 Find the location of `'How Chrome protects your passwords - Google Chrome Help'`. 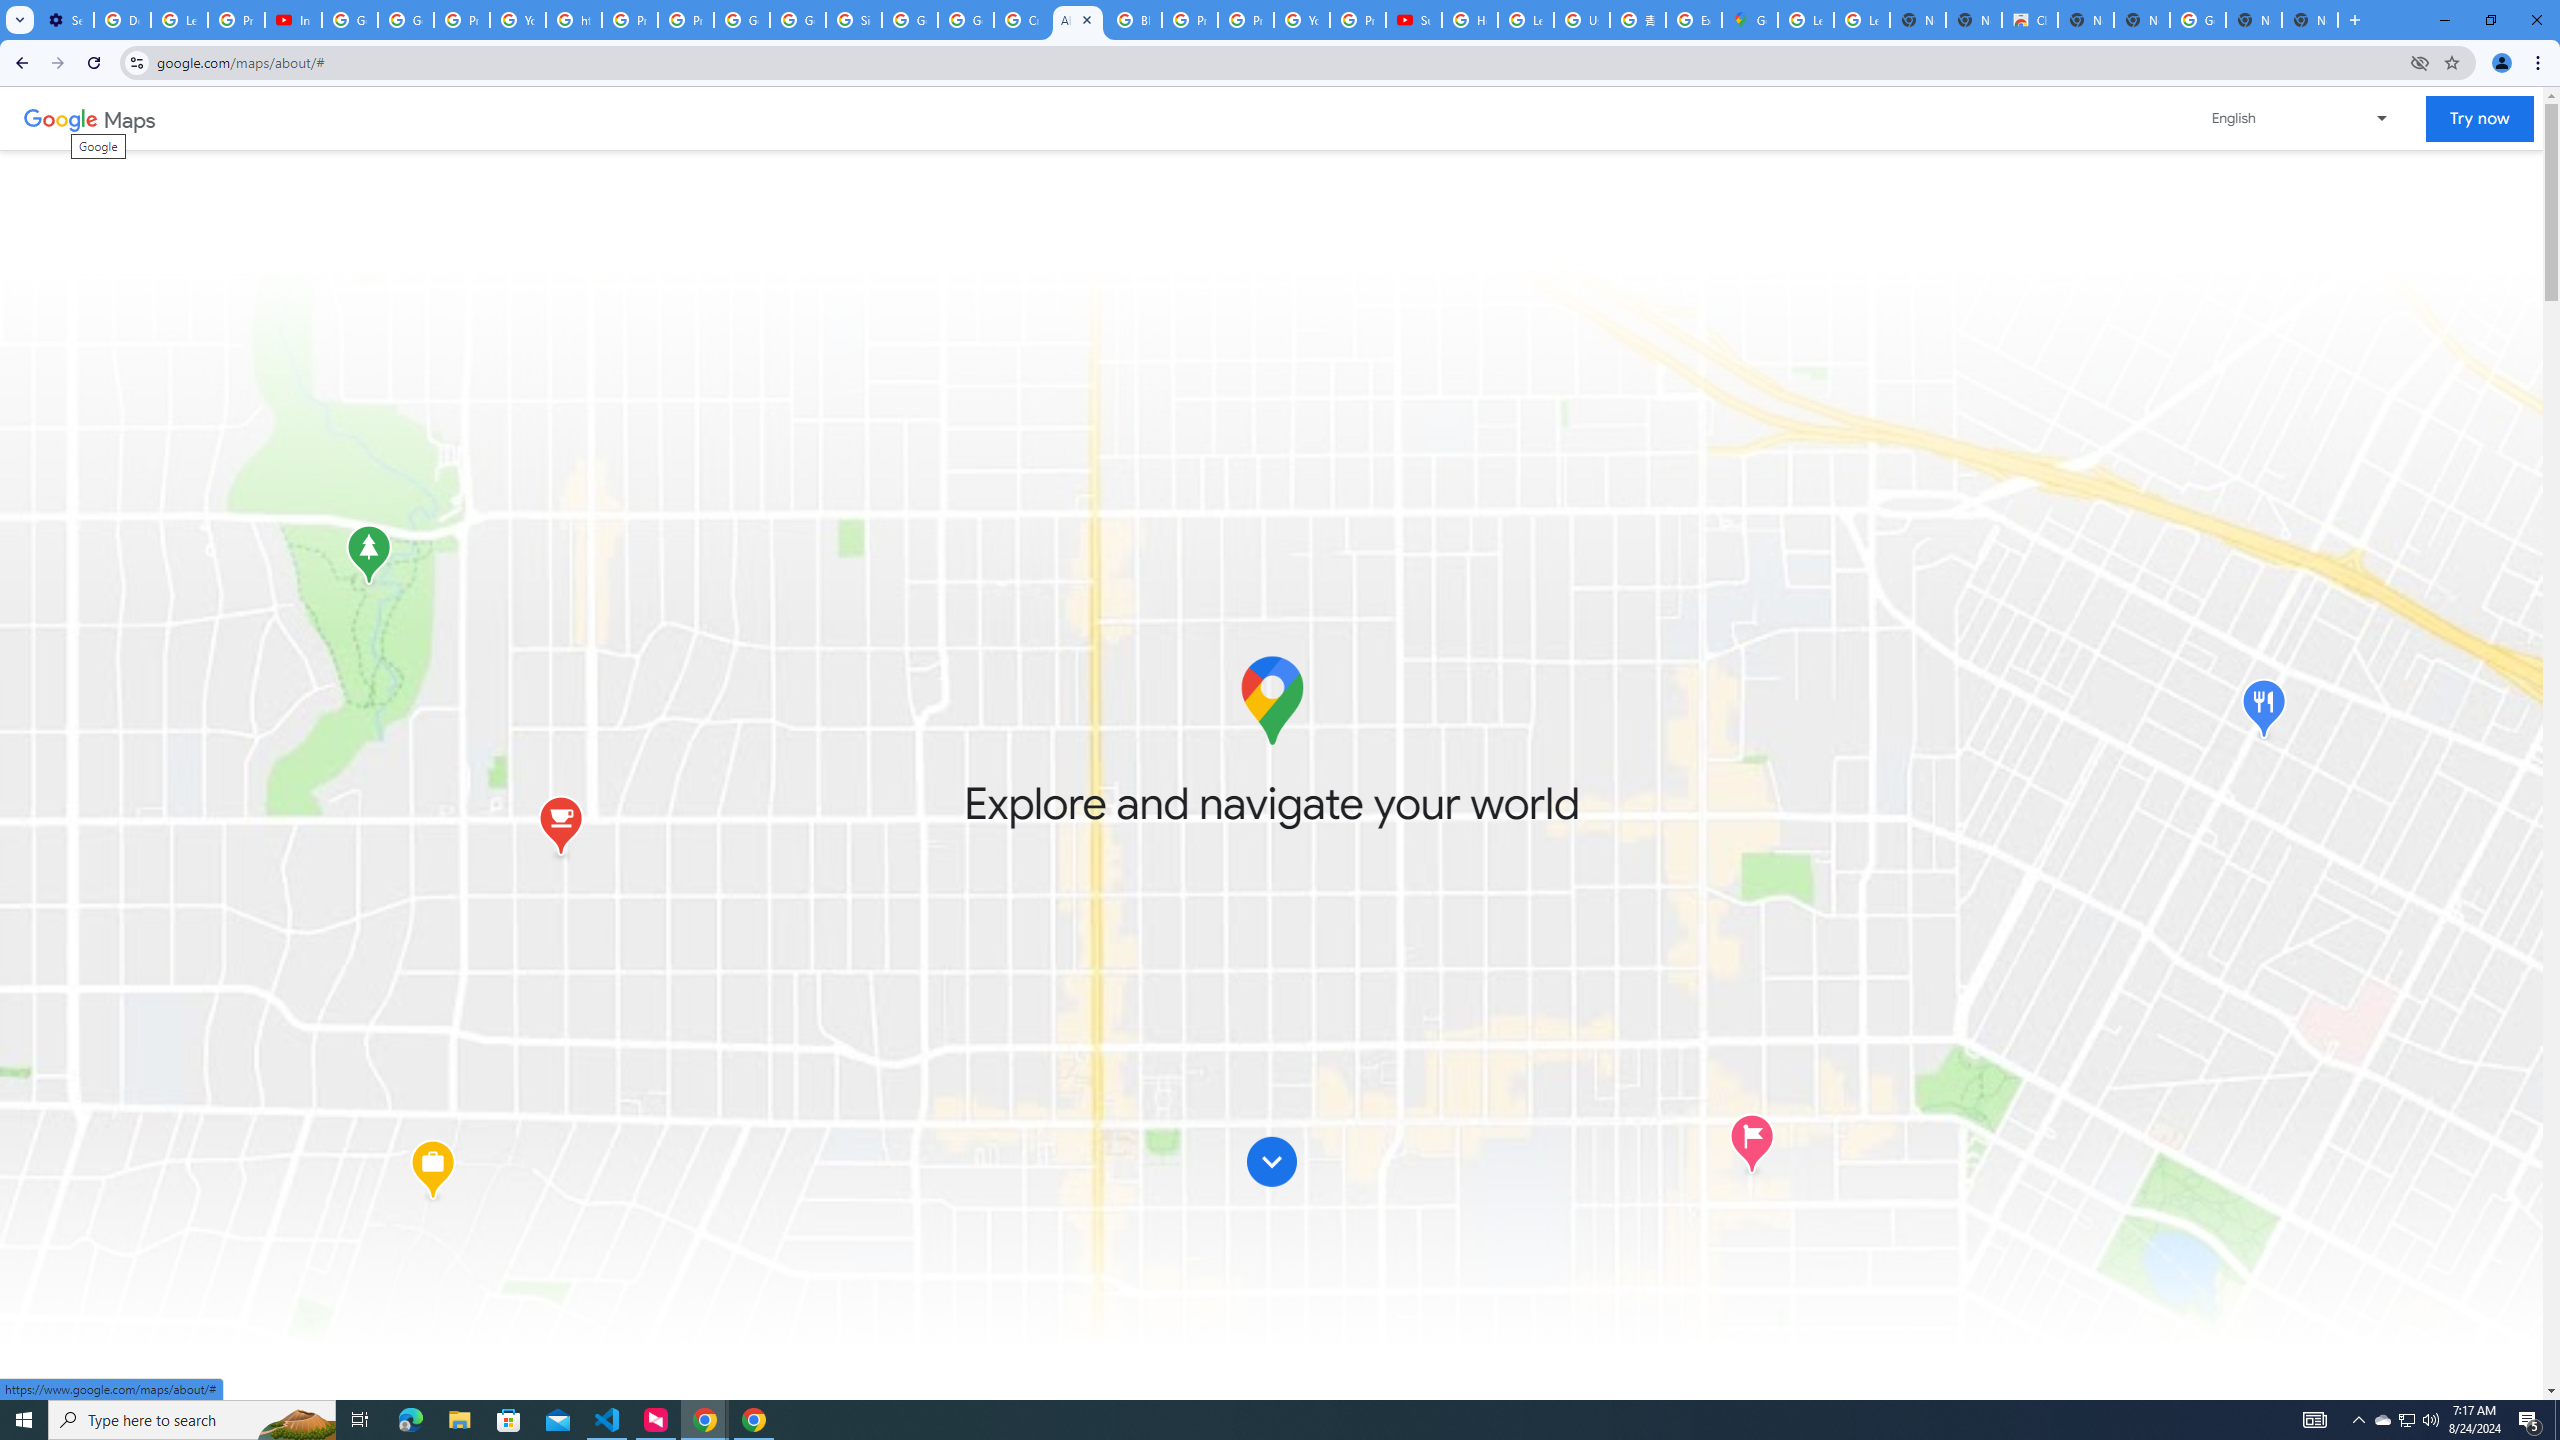

'How Chrome protects your passwords - Google Chrome Help' is located at coordinates (1469, 19).